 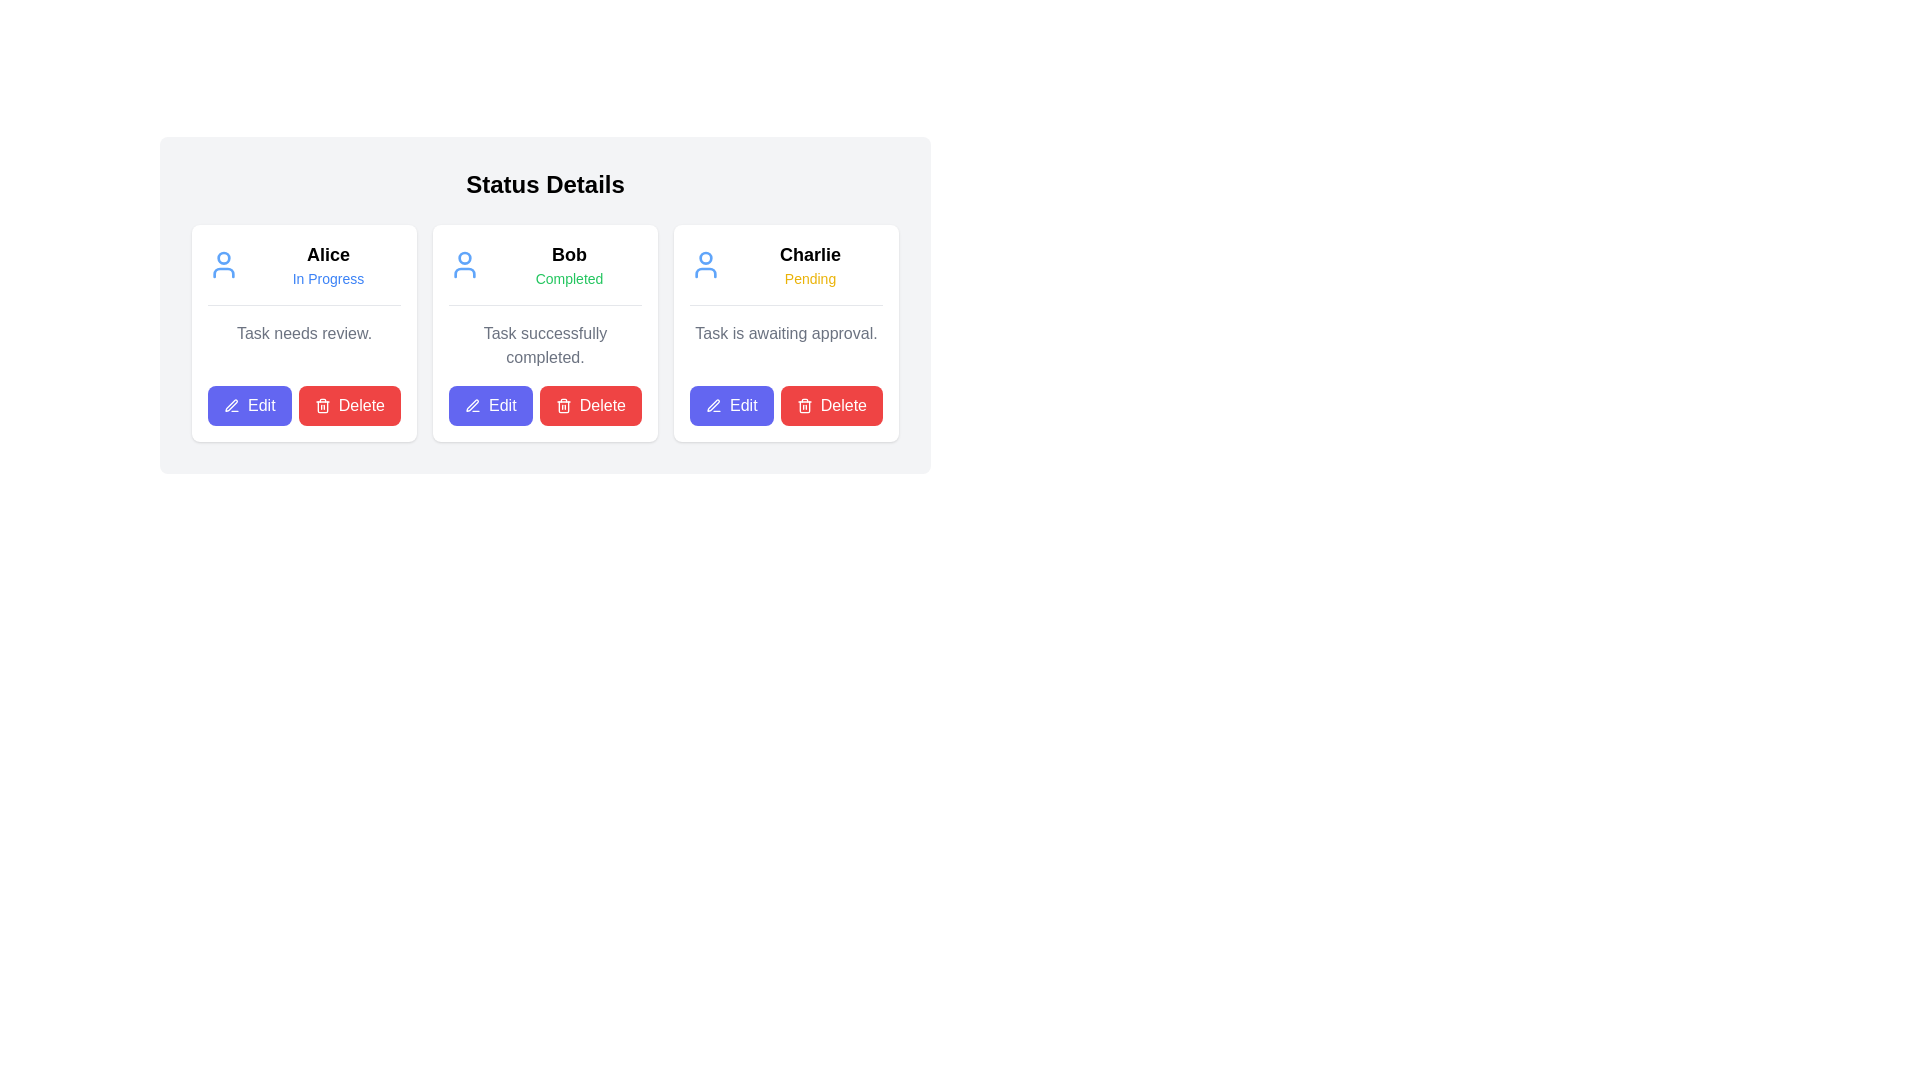 What do you see at coordinates (589, 405) in the screenshot?
I see `the deletion button located to the right of the blue 'Edit' button in the middle column of the layout` at bounding box center [589, 405].